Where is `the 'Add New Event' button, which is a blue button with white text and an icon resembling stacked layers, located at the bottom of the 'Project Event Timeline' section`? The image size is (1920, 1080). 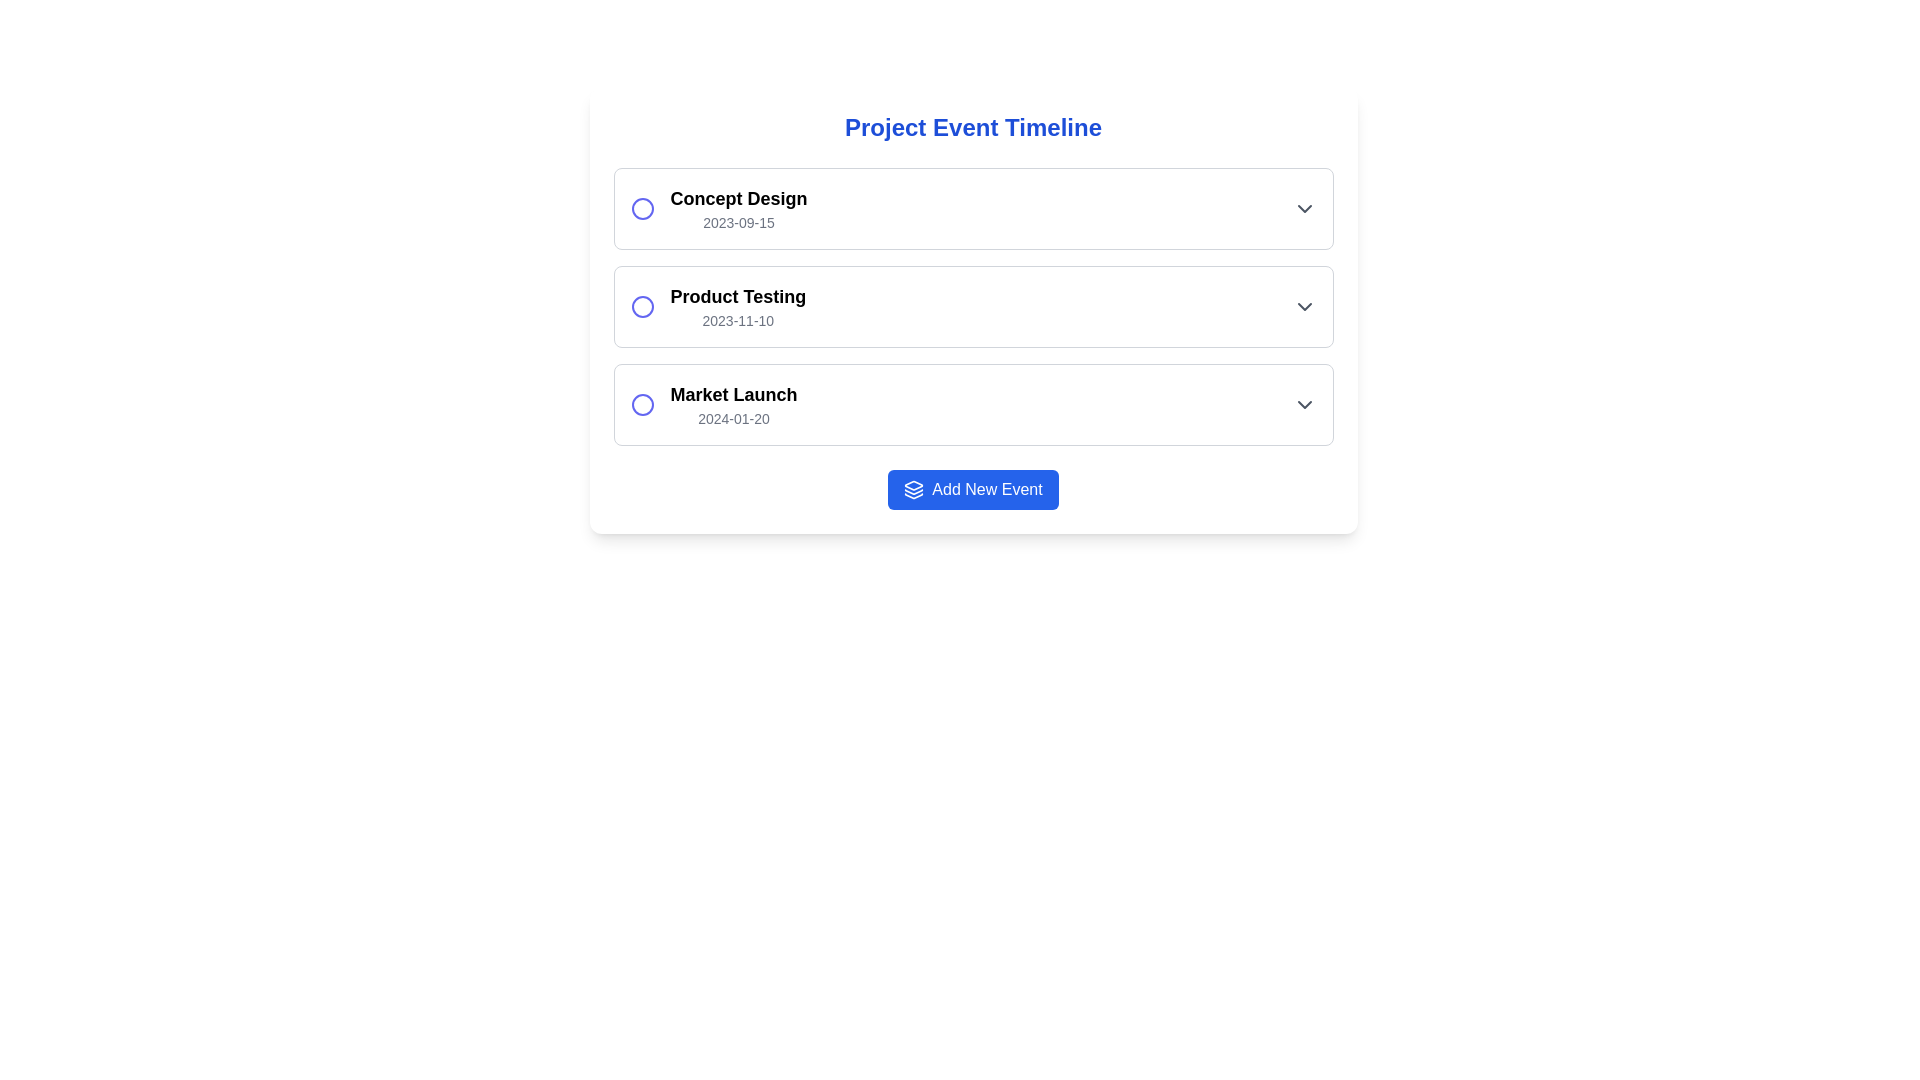 the 'Add New Event' button, which is a blue button with white text and an icon resembling stacked layers, located at the bottom of the 'Project Event Timeline' section is located at coordinates (973, 489).